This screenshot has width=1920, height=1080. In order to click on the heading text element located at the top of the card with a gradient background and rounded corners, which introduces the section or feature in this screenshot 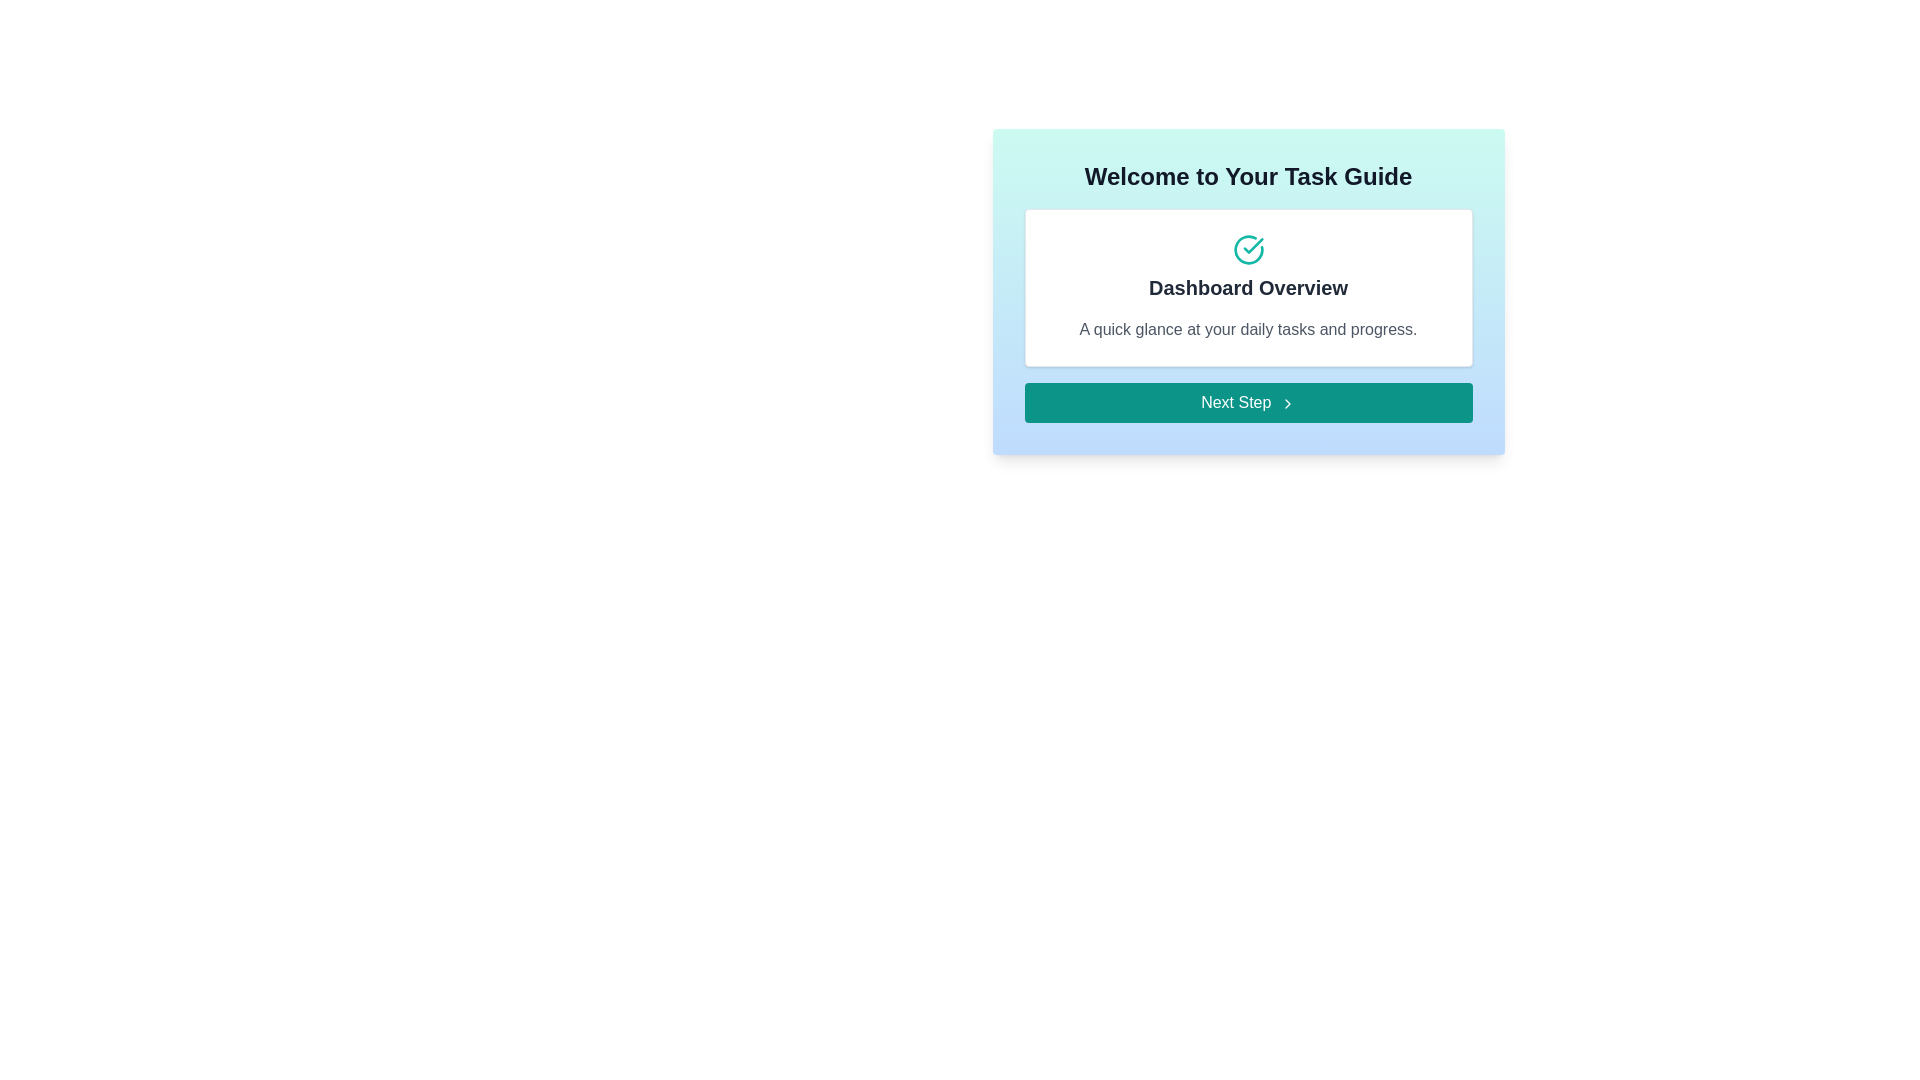, I will do `click(1247, 176)`.